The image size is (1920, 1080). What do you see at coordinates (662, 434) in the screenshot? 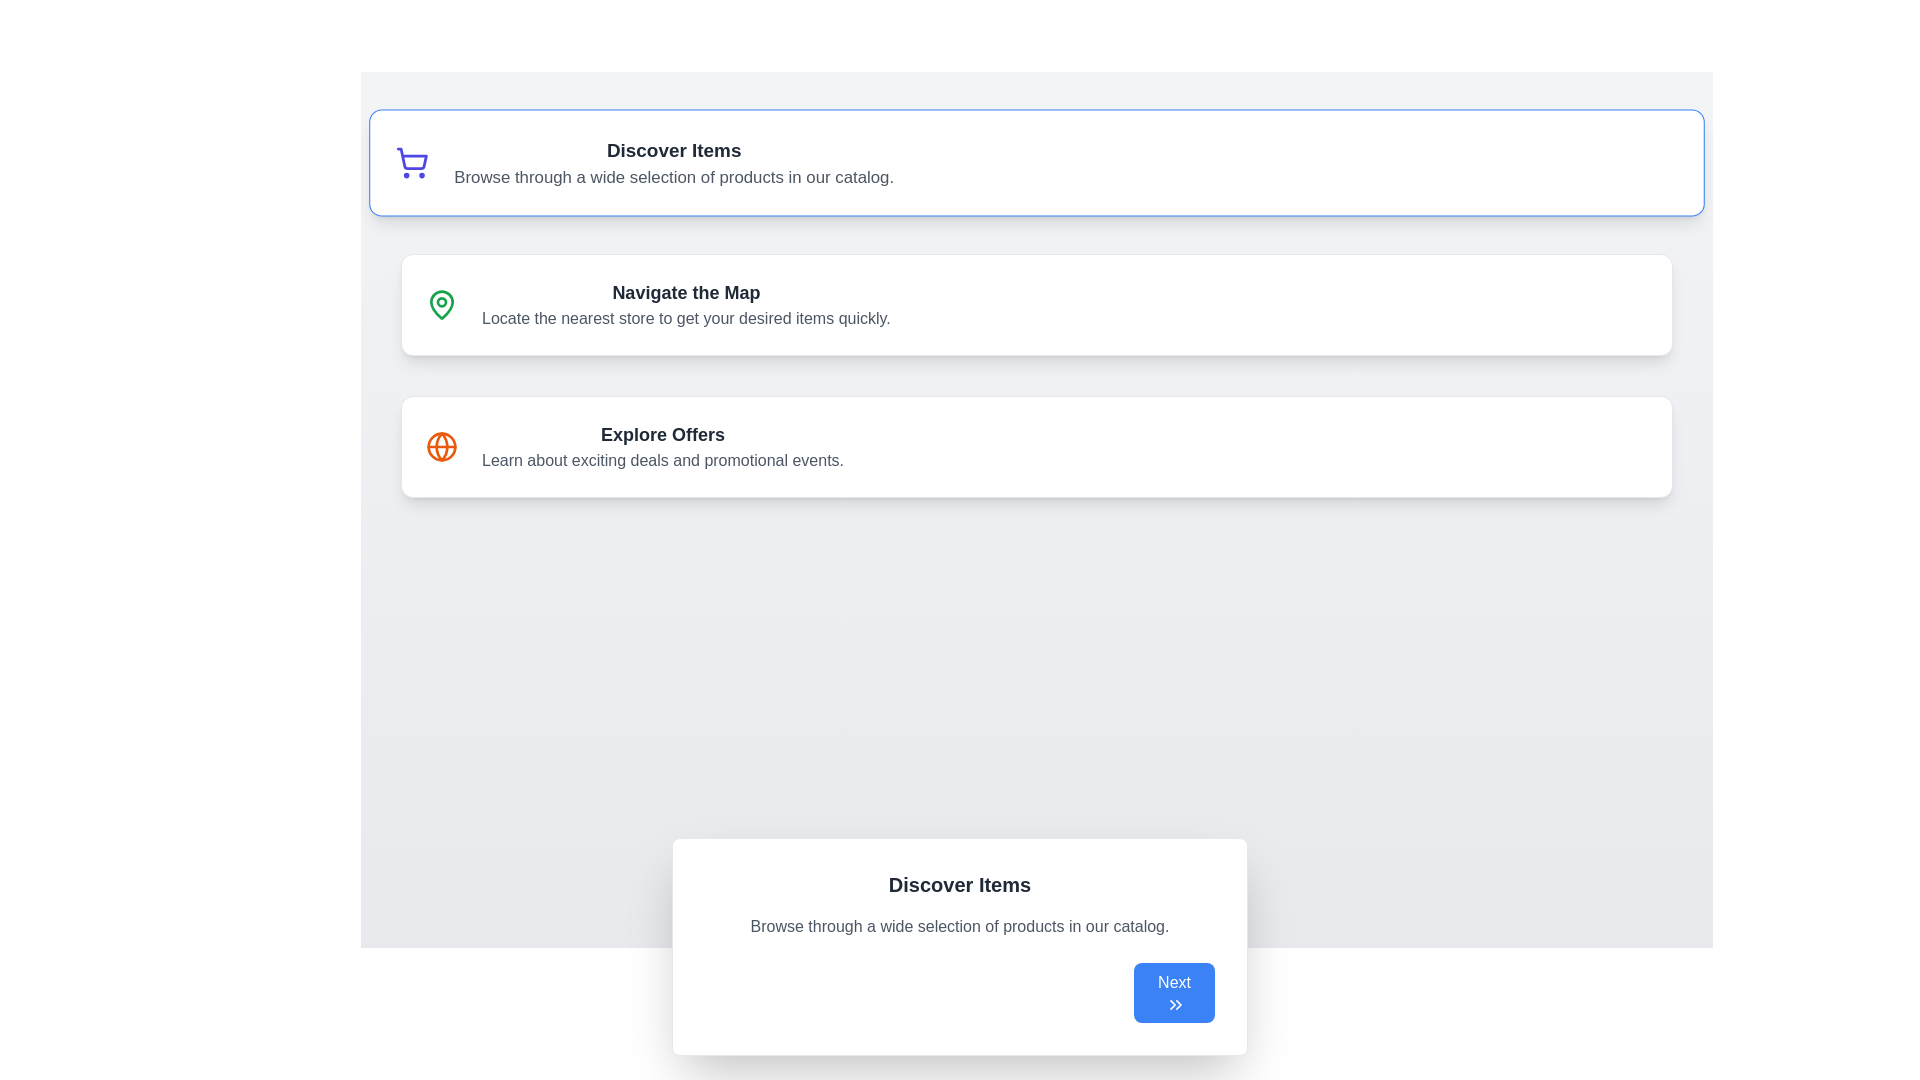
I see `the 'Explore Offers' text label, which is styled in bold and large font, located in the third row of a vertically stacked list of sections, directly above the description text 'Learn about exciting deals and promotional events.'` at bounding box center [662, 434].